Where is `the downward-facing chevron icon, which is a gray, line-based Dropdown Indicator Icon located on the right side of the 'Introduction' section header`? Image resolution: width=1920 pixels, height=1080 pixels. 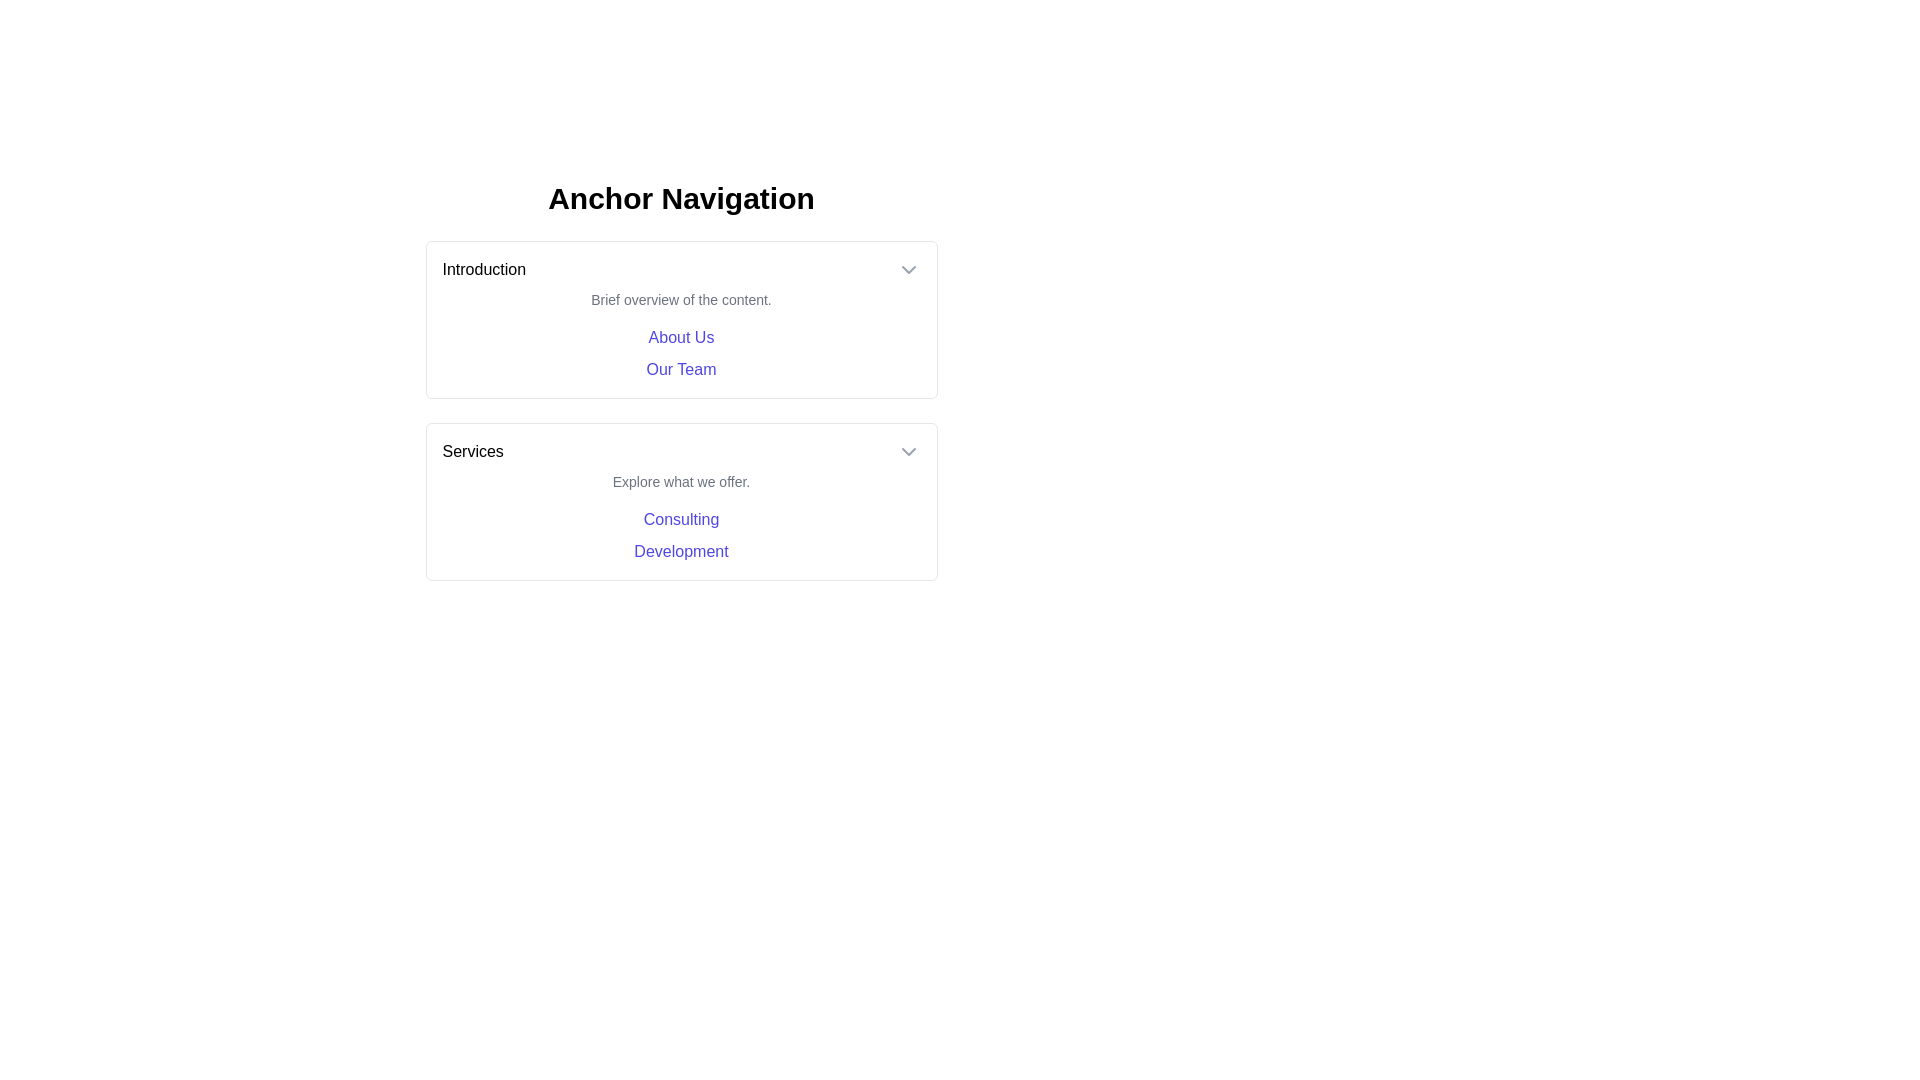 the downward-facing chevron icon, which is a gray, line-based Dropdown Indicator Icon located on the right side of the 'Introduction' section header is located at coordinates (907, 270).